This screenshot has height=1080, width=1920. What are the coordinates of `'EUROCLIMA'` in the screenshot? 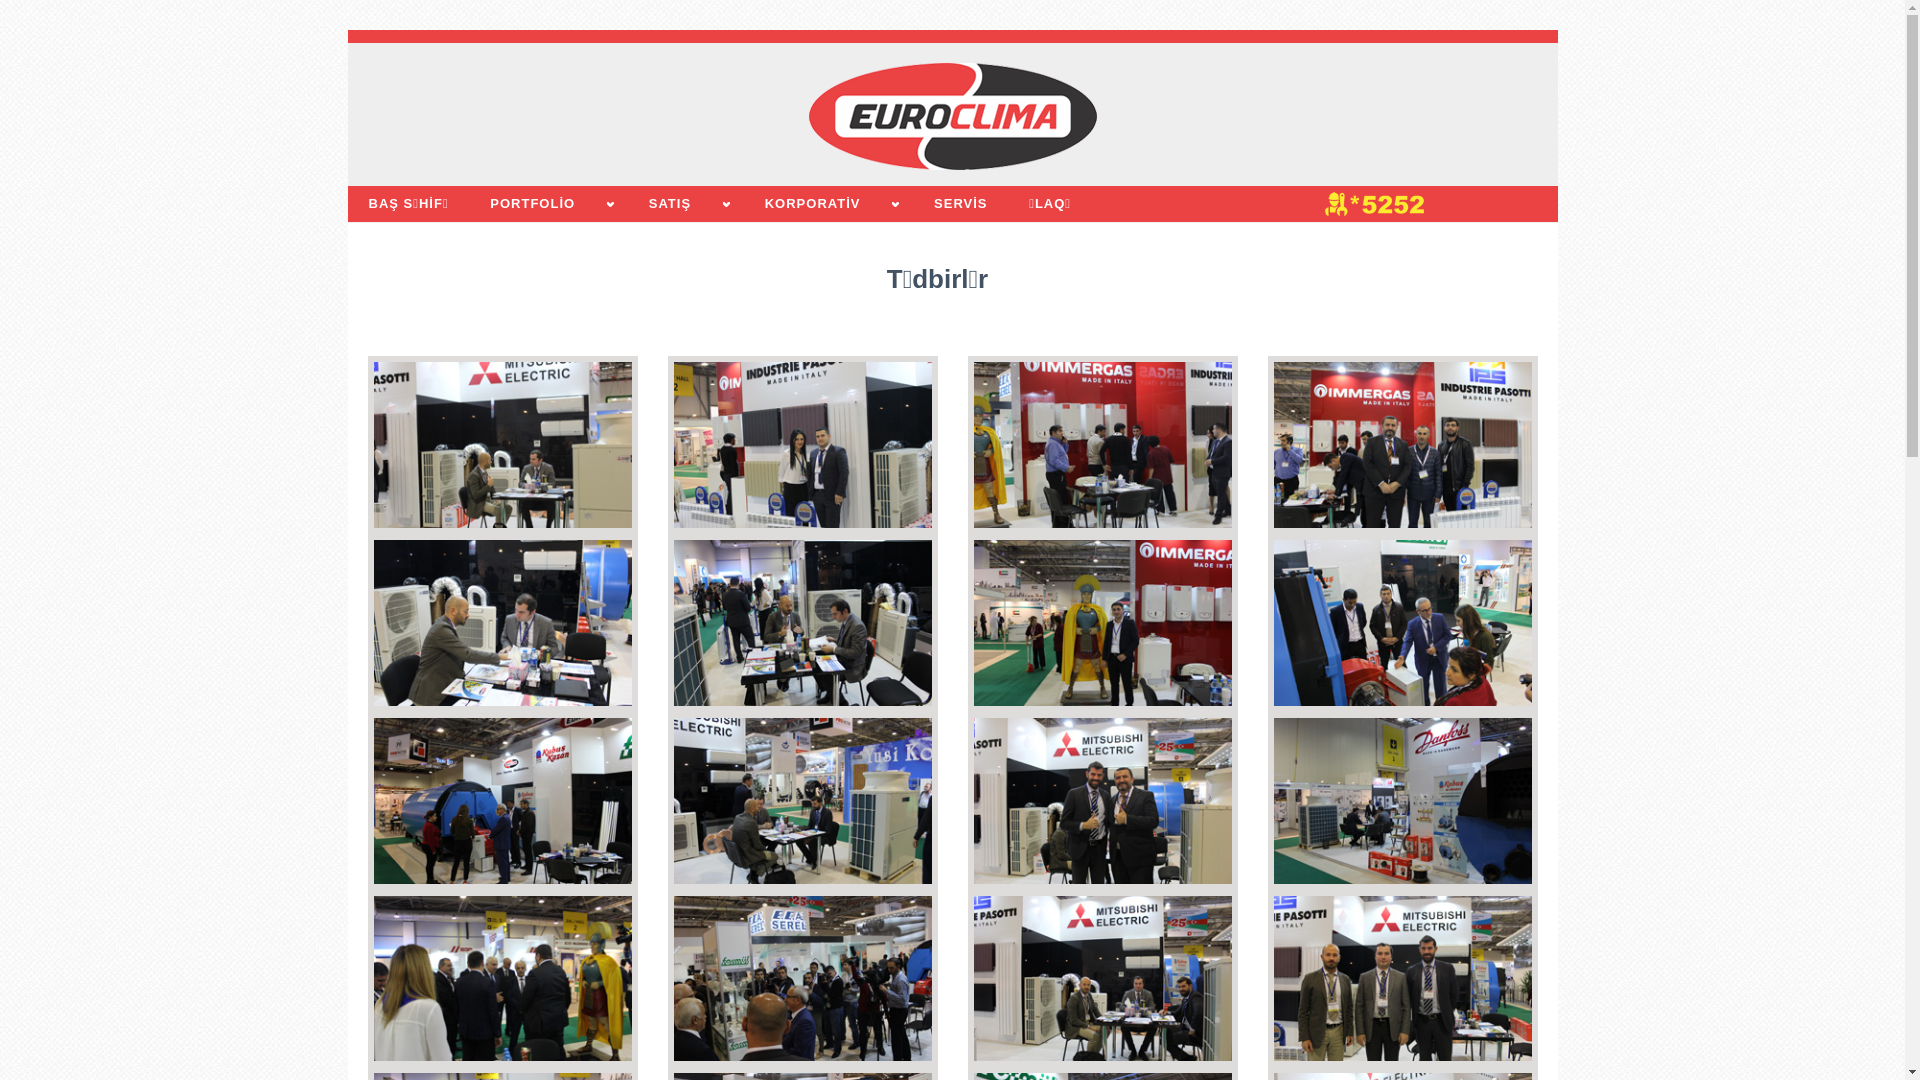 It's located at (950, 115).